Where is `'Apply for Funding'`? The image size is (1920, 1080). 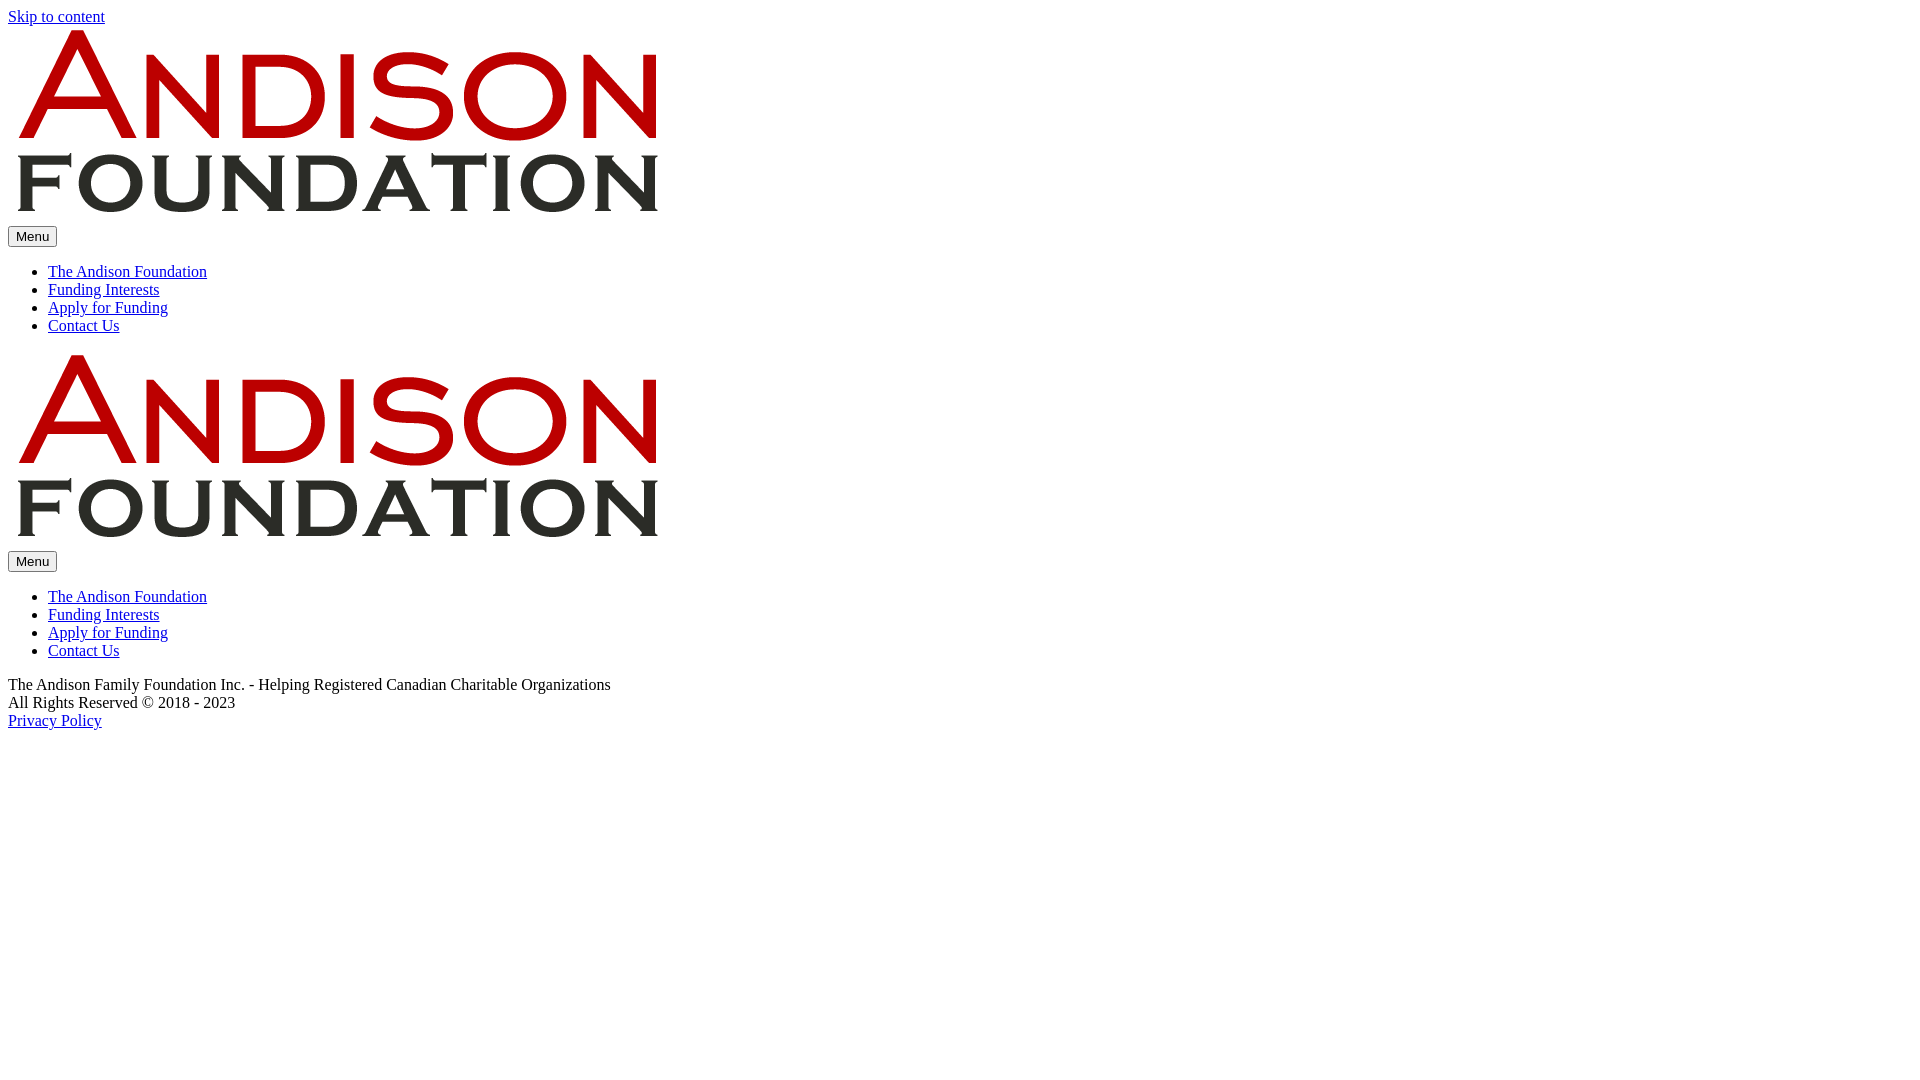
'Apply for Funding' is located at coordinates (48, 307).